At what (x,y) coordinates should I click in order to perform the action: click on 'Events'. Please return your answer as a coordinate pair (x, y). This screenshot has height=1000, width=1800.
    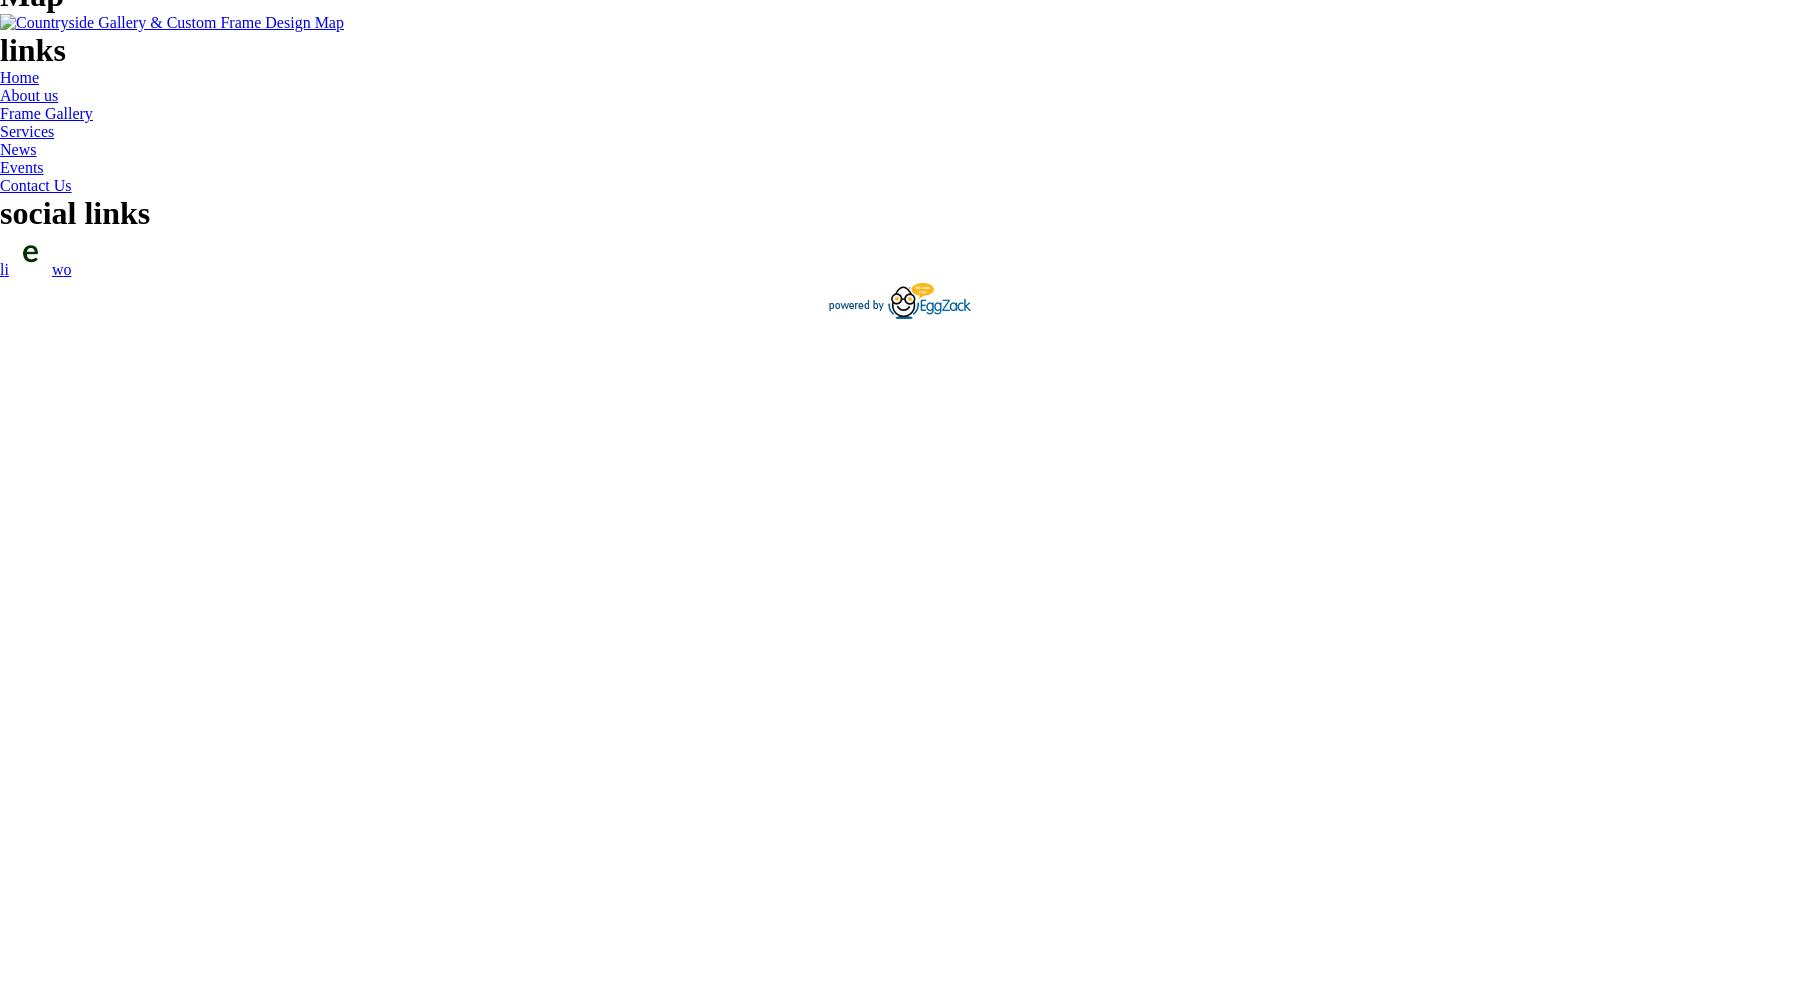
    Looking at the image, I should click on (20, 167).